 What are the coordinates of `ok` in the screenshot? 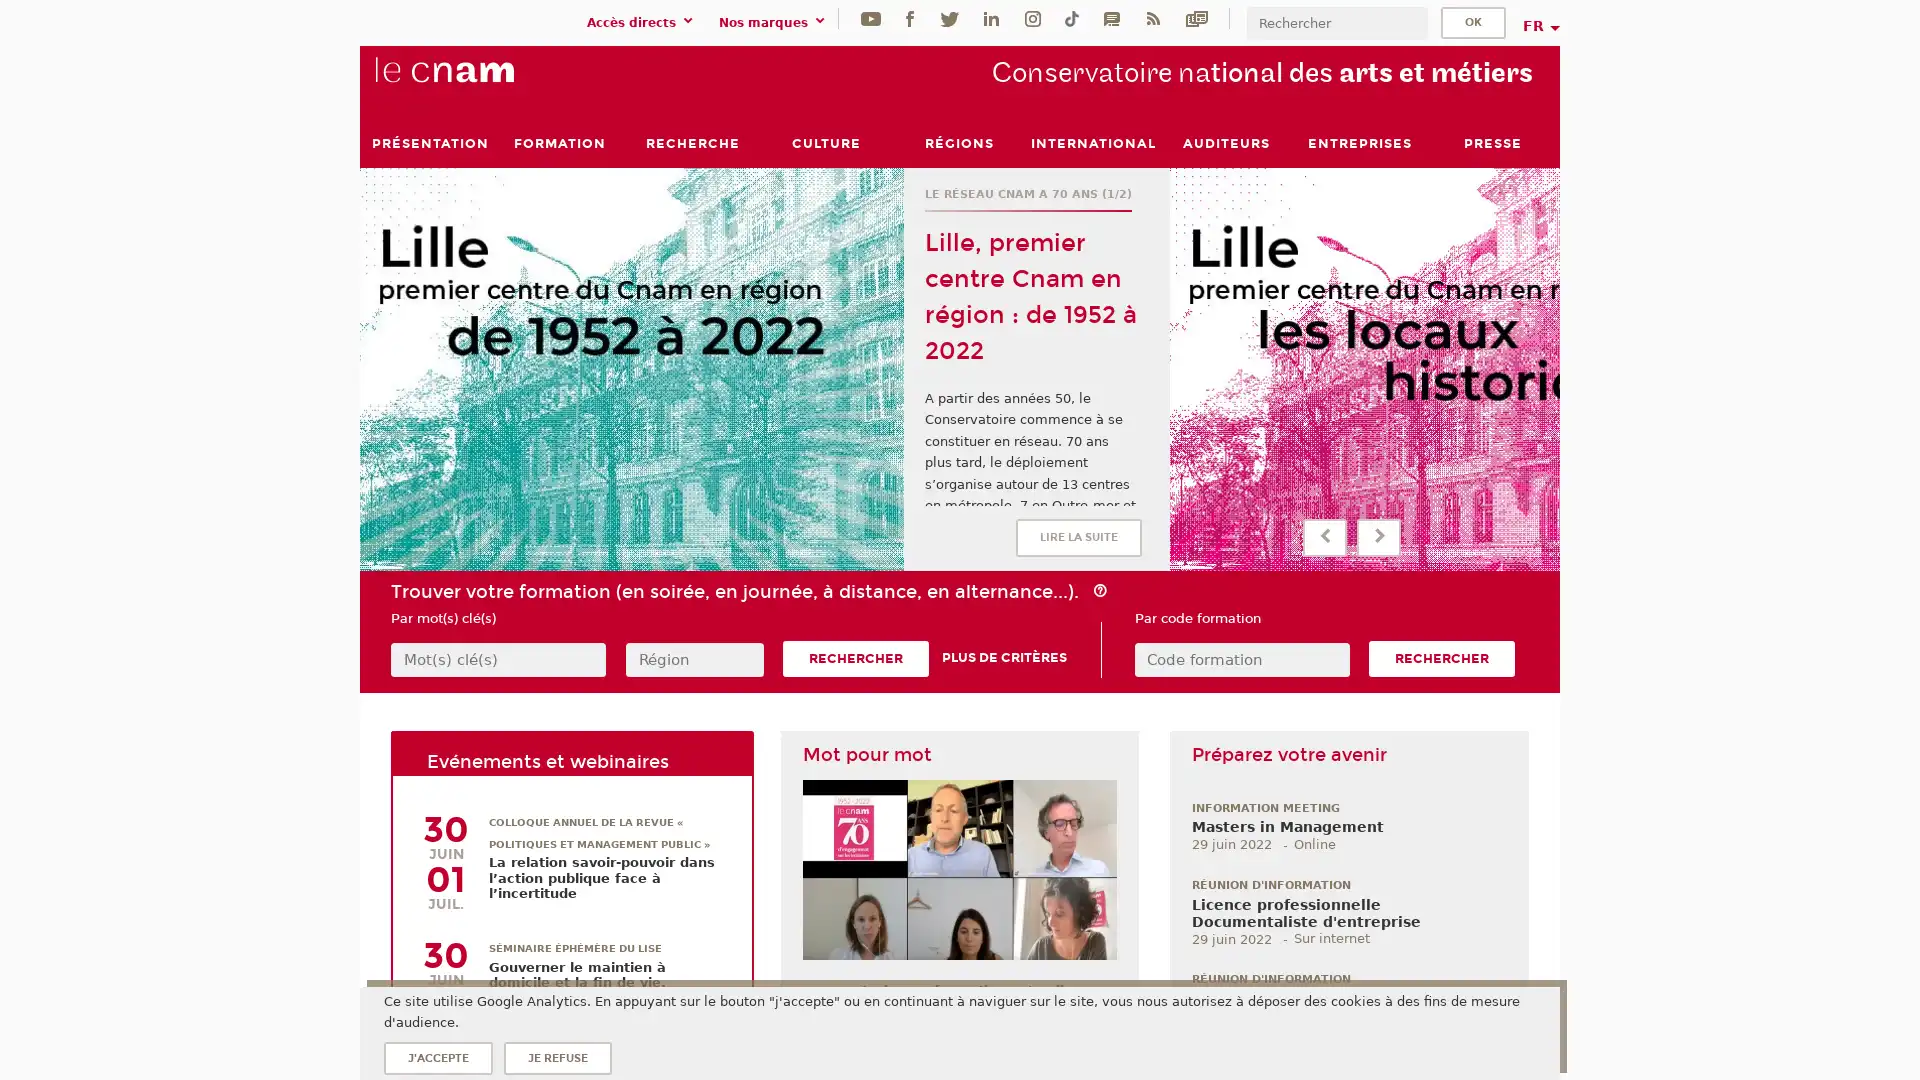 It's located at (1473, 22).